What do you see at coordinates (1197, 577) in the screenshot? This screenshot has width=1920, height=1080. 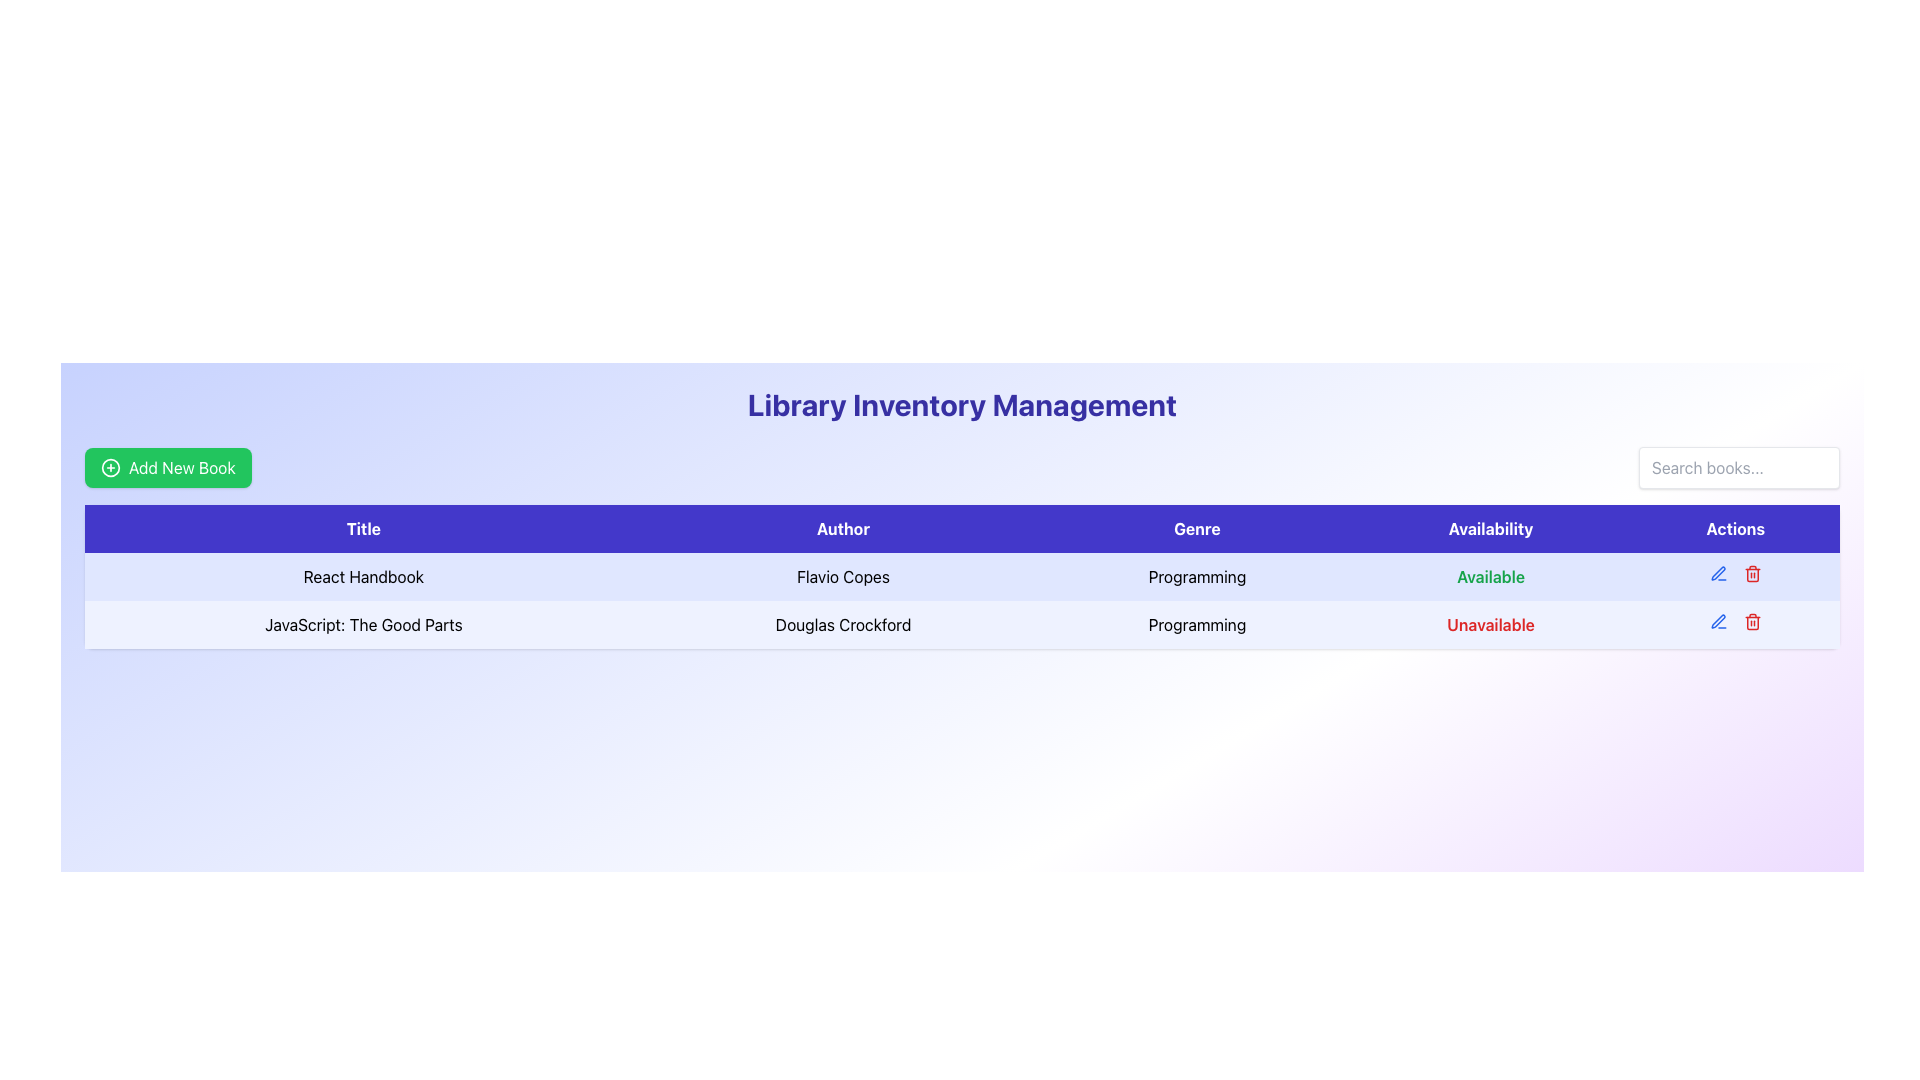 I see `the static text label indicating the genre of the book 'React Handbook' by 'Flavio Copes', located in the 'Genre' column of the table` at bounding box center [1197, 577].